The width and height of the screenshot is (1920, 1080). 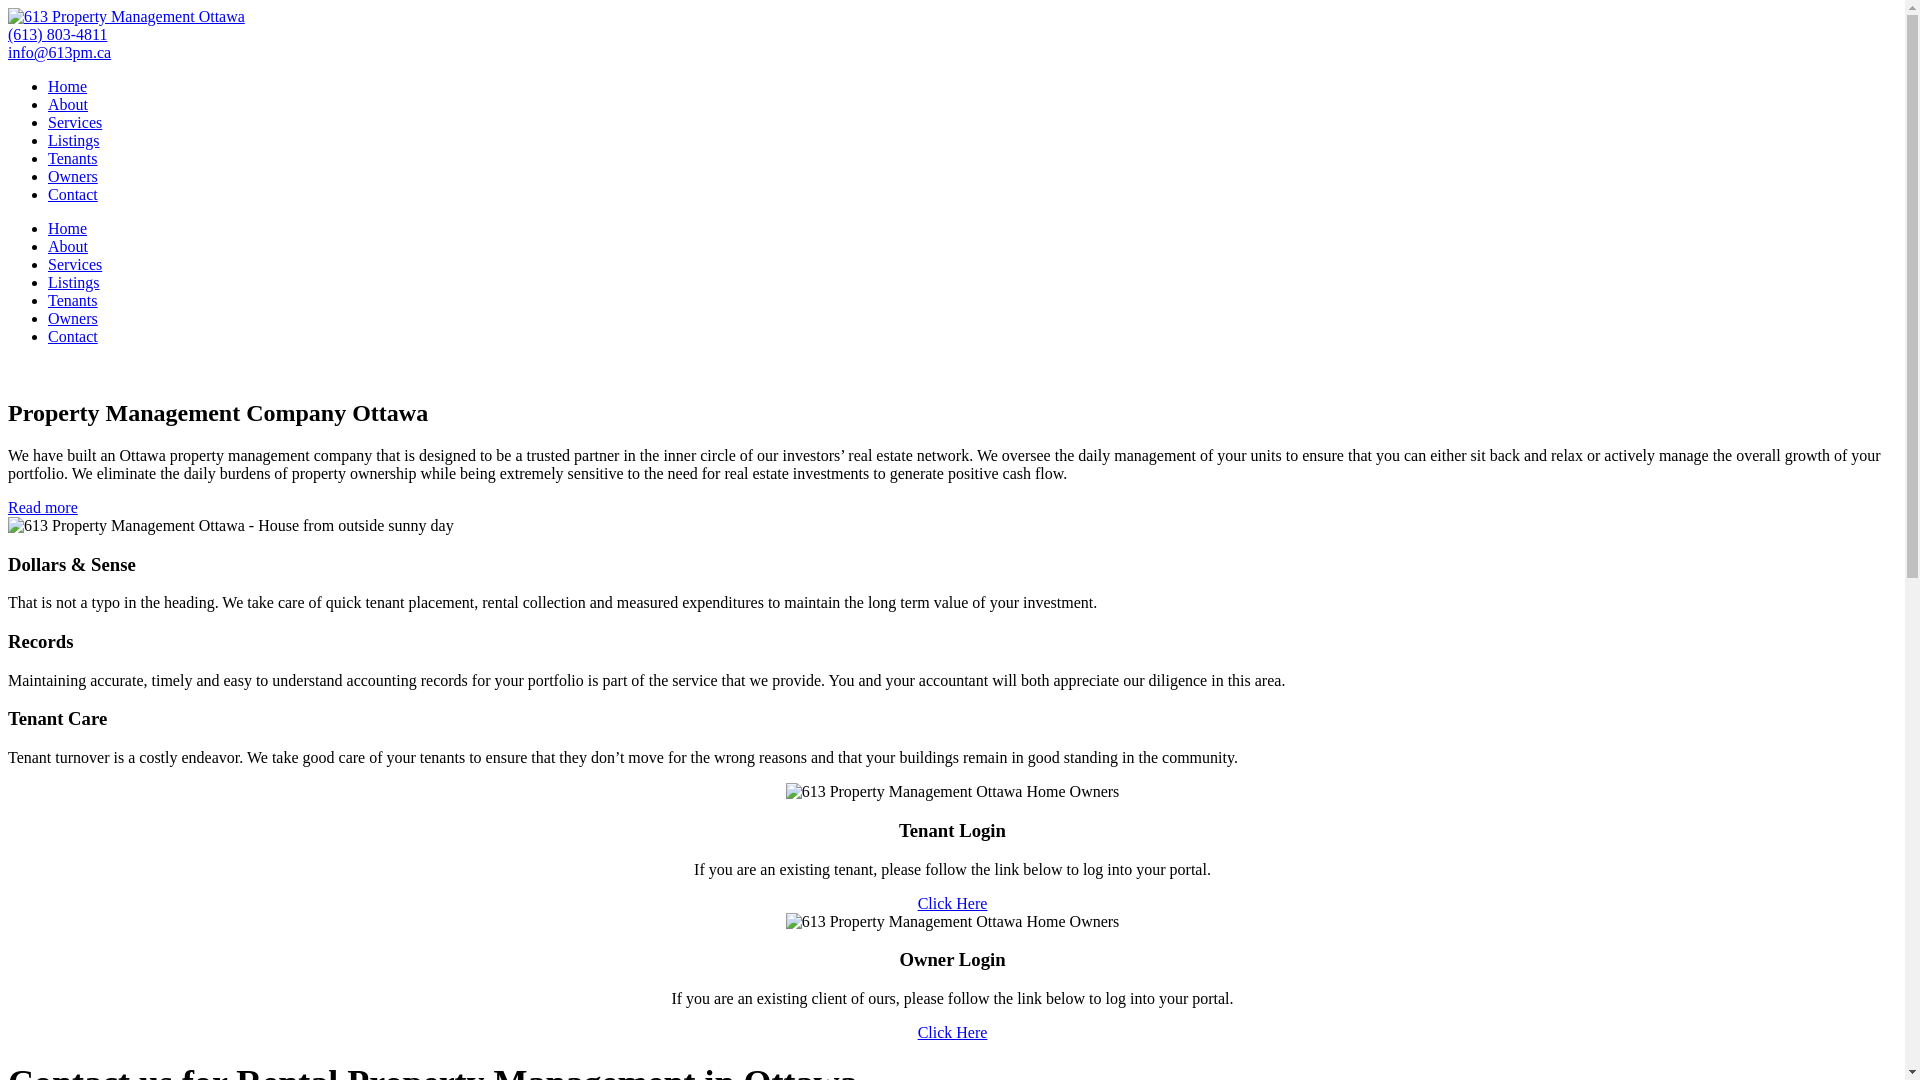 What do you see at coordinates (57, 34) in the screenshot?
I see `'(613) 803-4811'` at bounding box center [57, 34].